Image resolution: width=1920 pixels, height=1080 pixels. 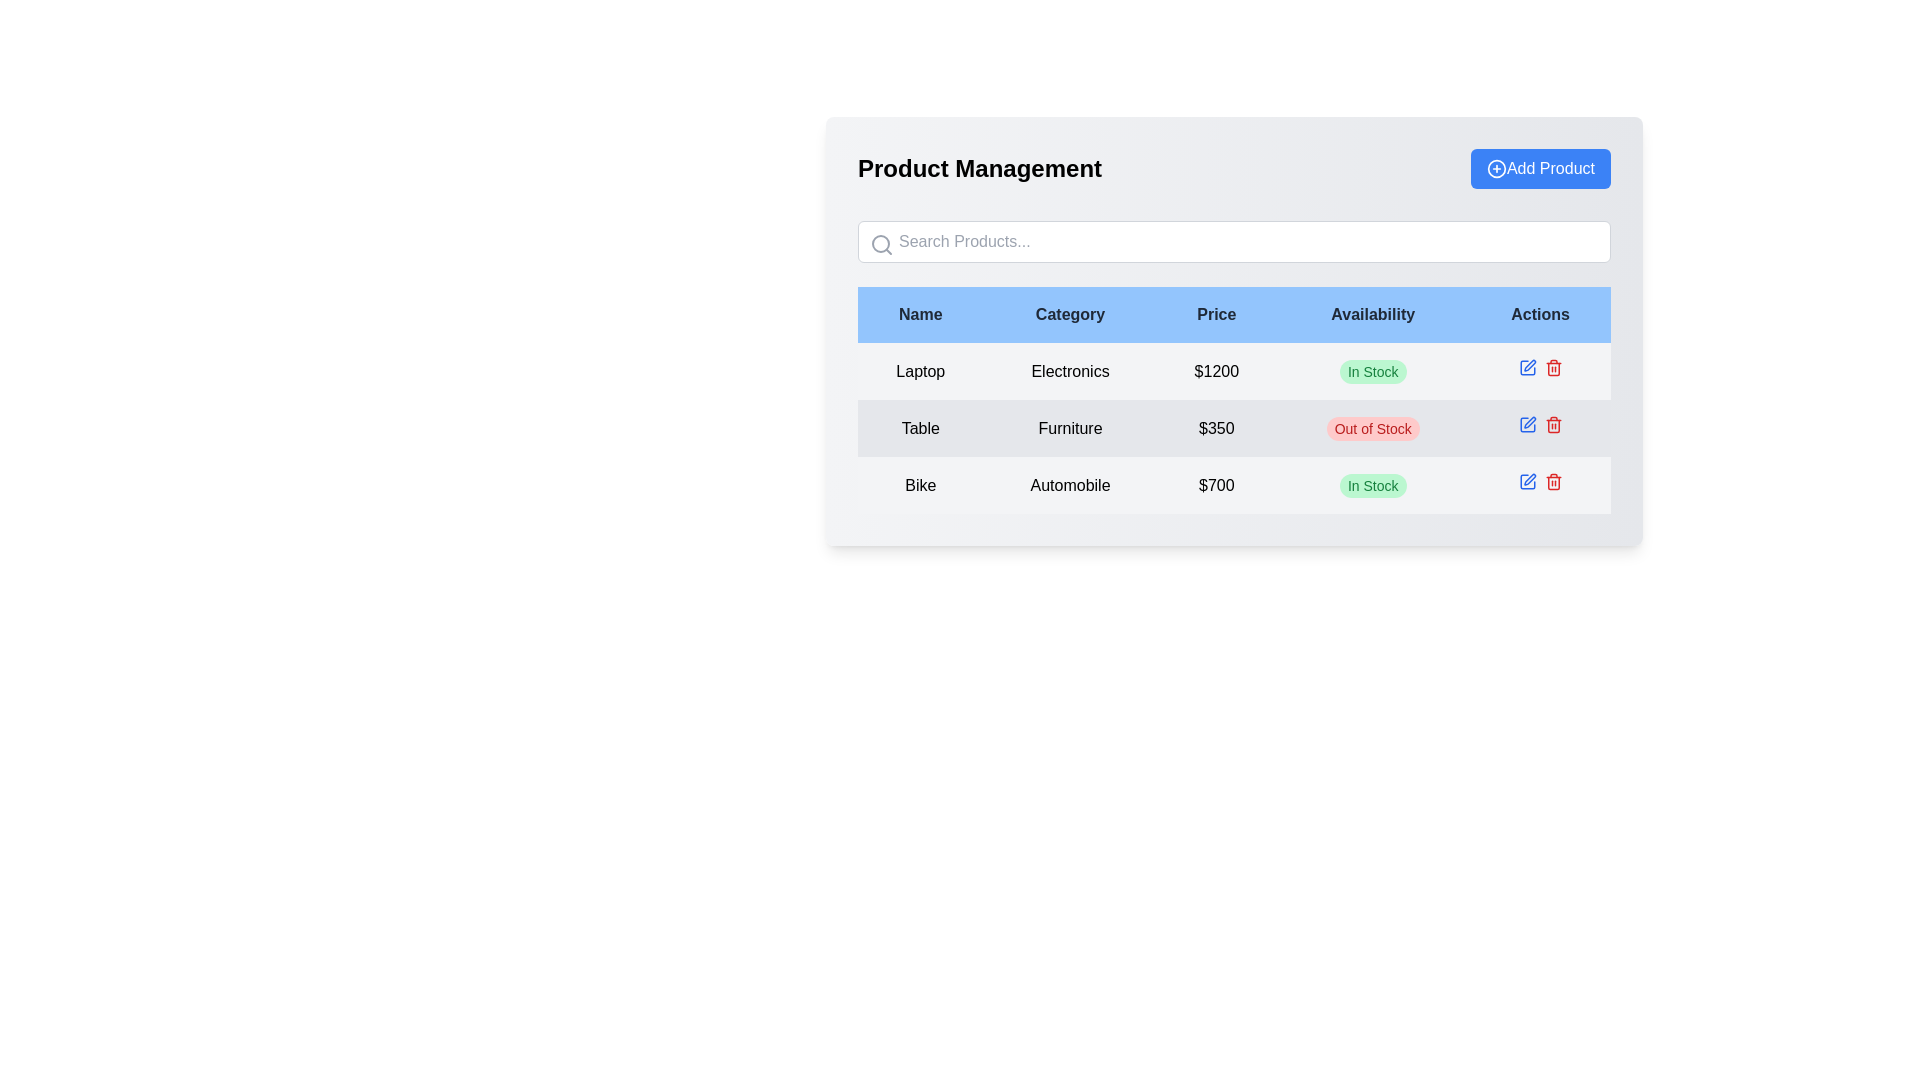 I want to click on text content of the 'Bike' label, which is a text label in the third row of a product management table under the 'Name' column, so click(x=919, y=485).